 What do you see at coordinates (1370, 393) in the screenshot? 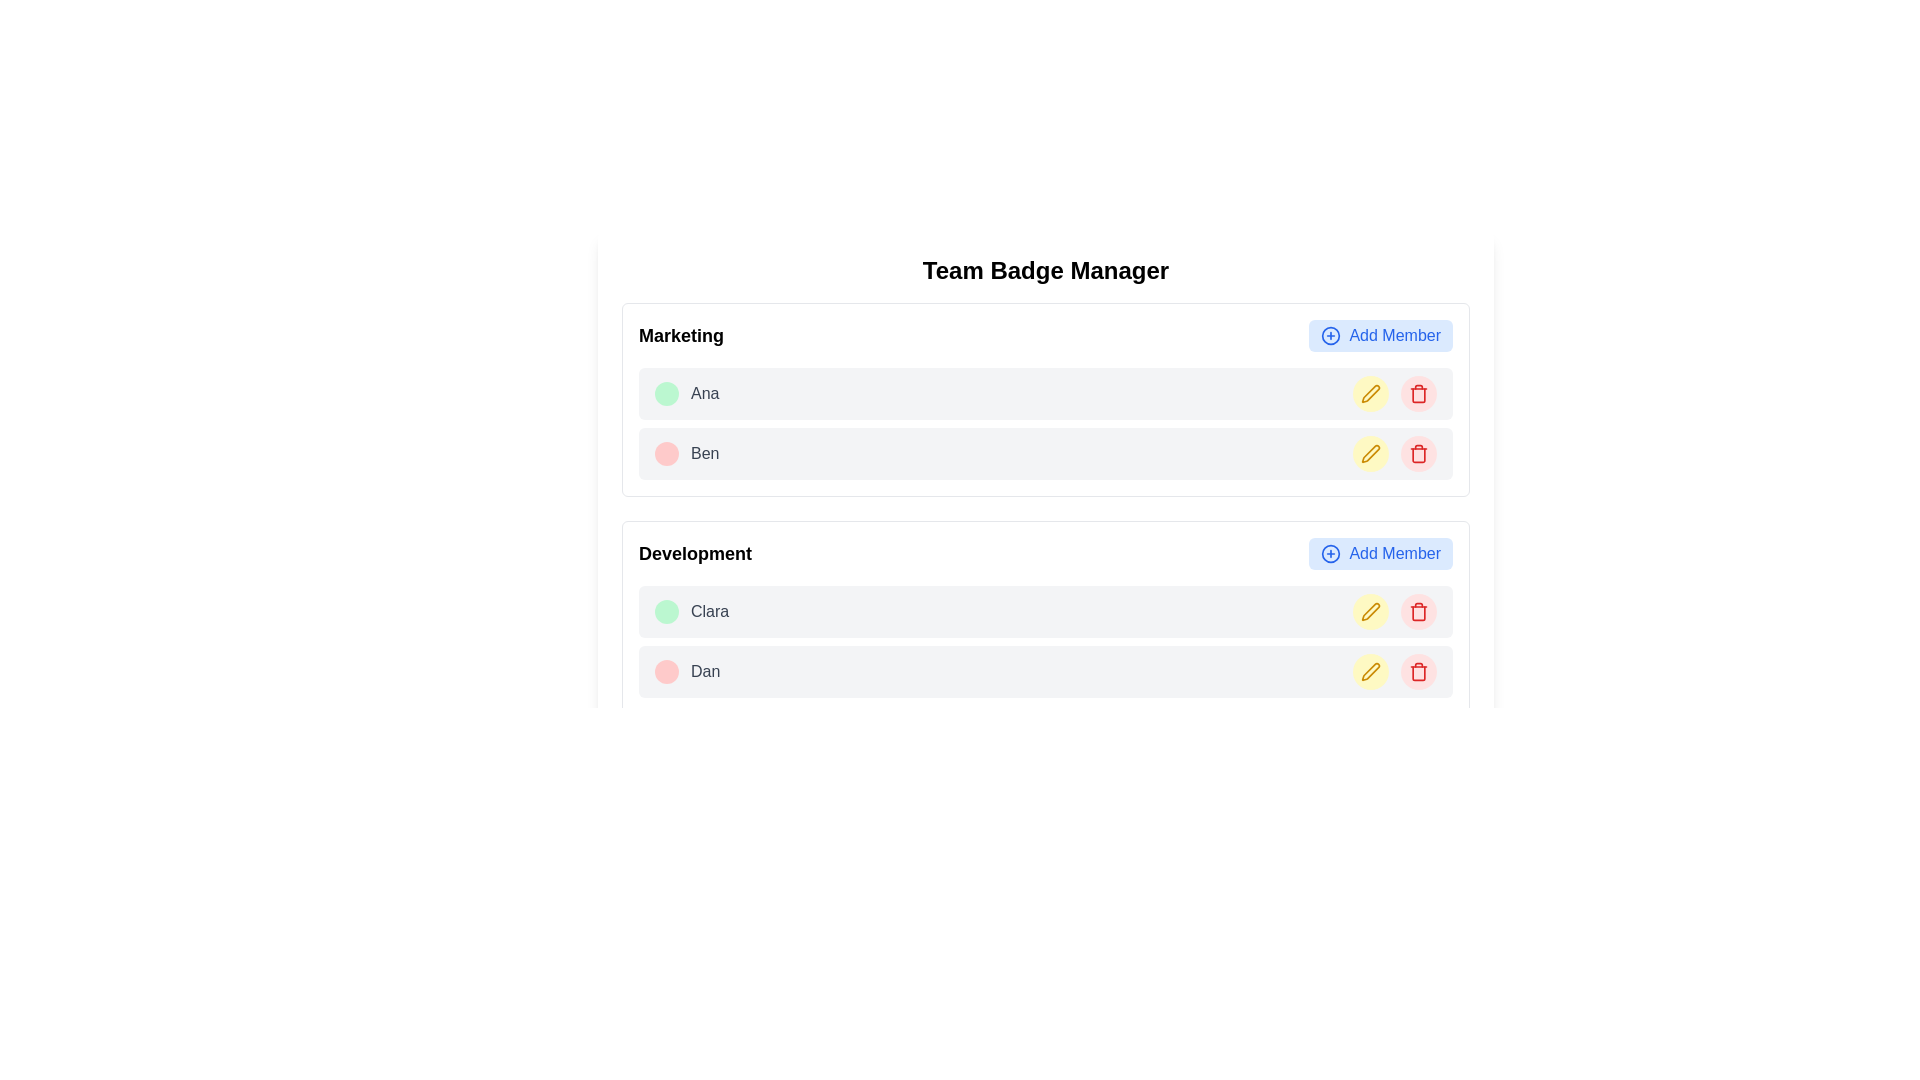
I see `the edit button located in the 'Marketing' department section for the user 'Ben', positioned to the right of the row and preceding the red delete button` at bounding box center [1370, 393].